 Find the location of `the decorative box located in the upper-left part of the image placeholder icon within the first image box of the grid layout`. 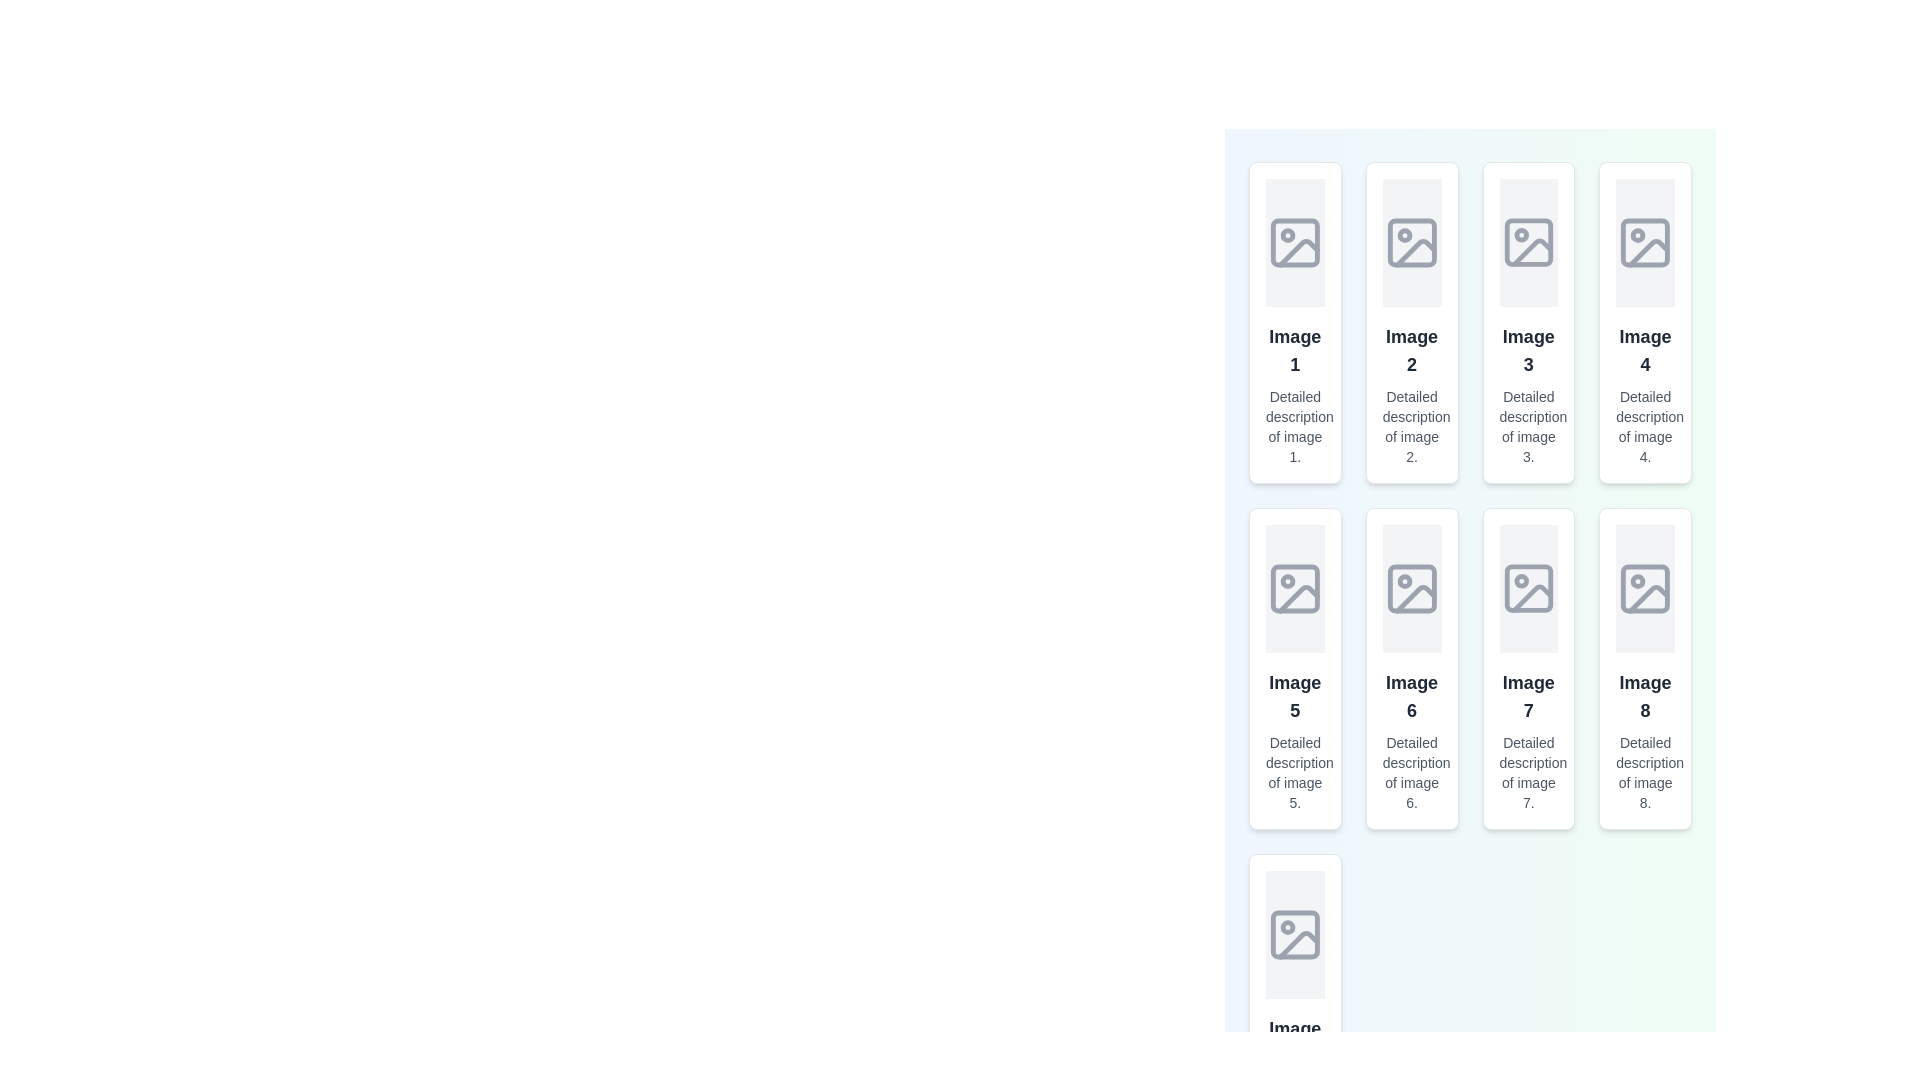

the decorative box located in the upper-left part of the image placeholder icon within the first image box of the grid layout is located at coordinates (1295, 242).